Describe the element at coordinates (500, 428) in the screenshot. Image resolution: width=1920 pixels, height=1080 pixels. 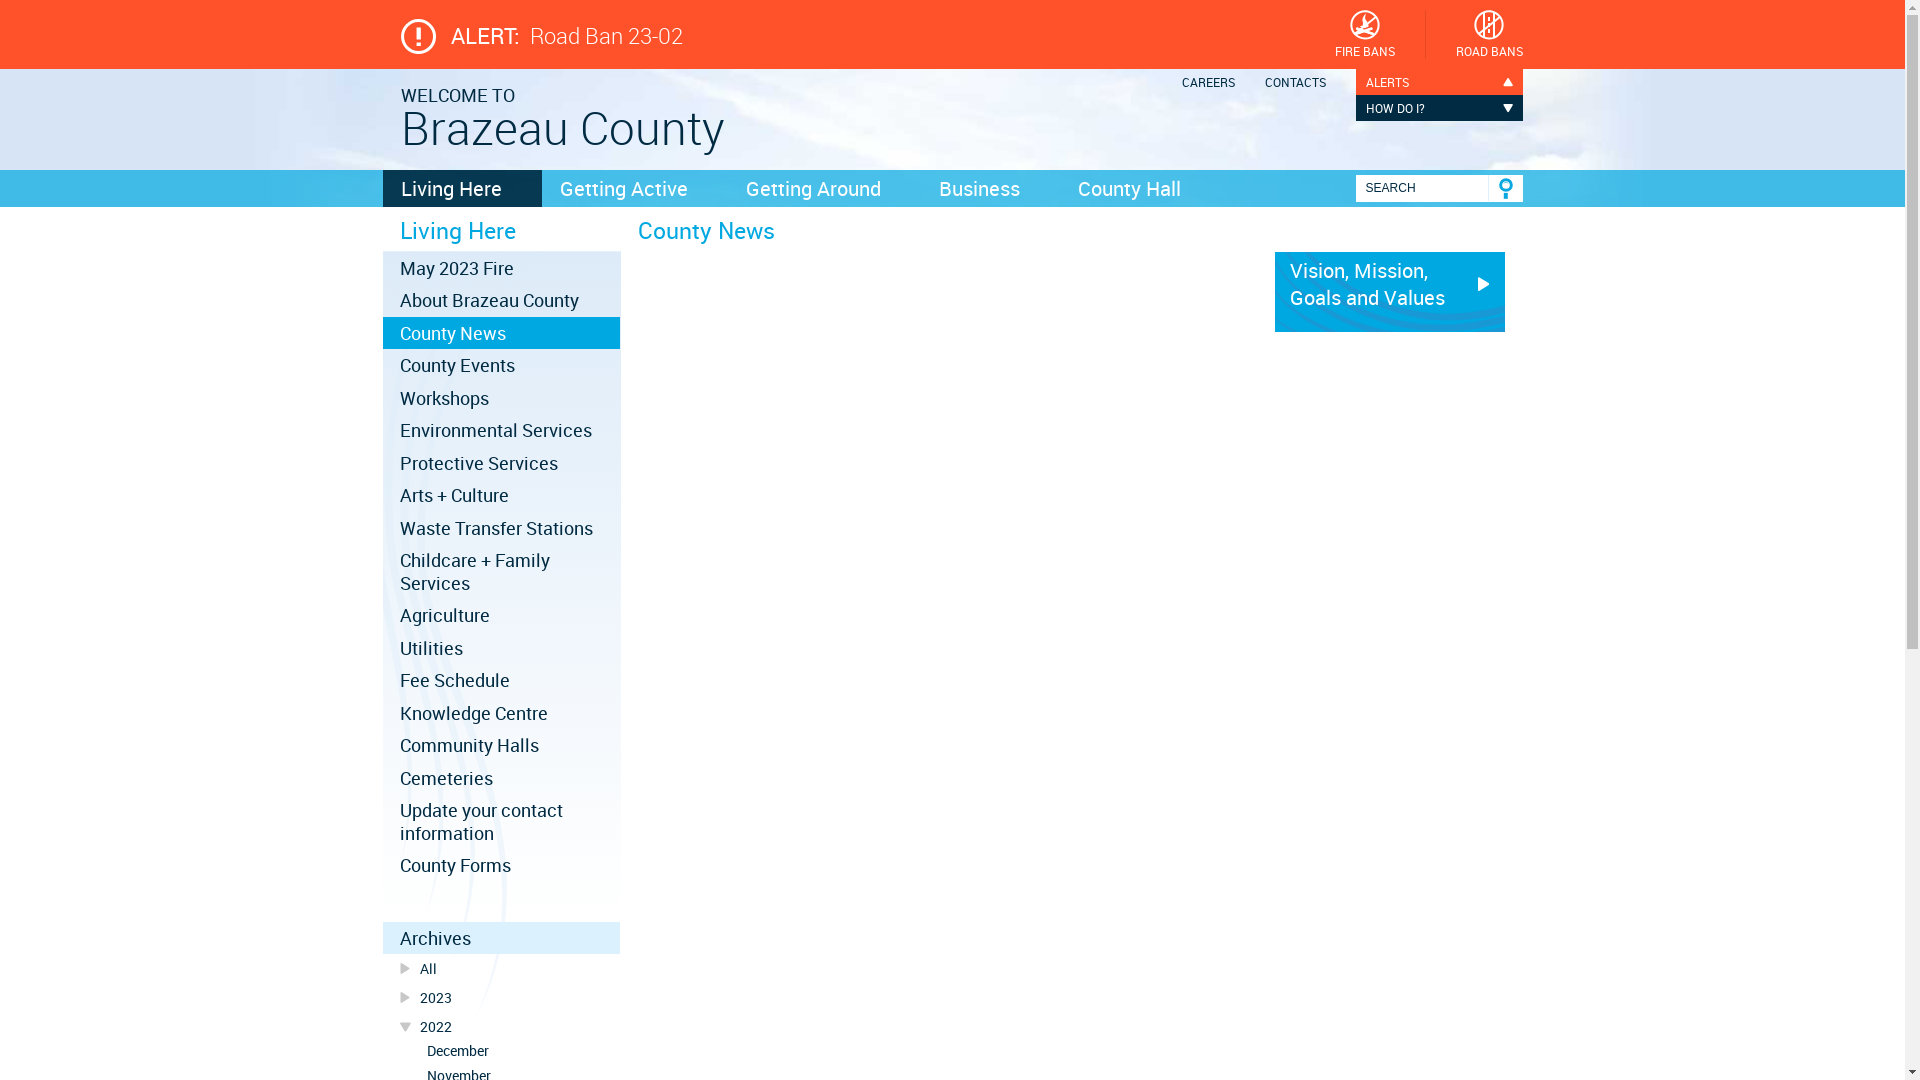
I see `'Environmental Services'` at that location.